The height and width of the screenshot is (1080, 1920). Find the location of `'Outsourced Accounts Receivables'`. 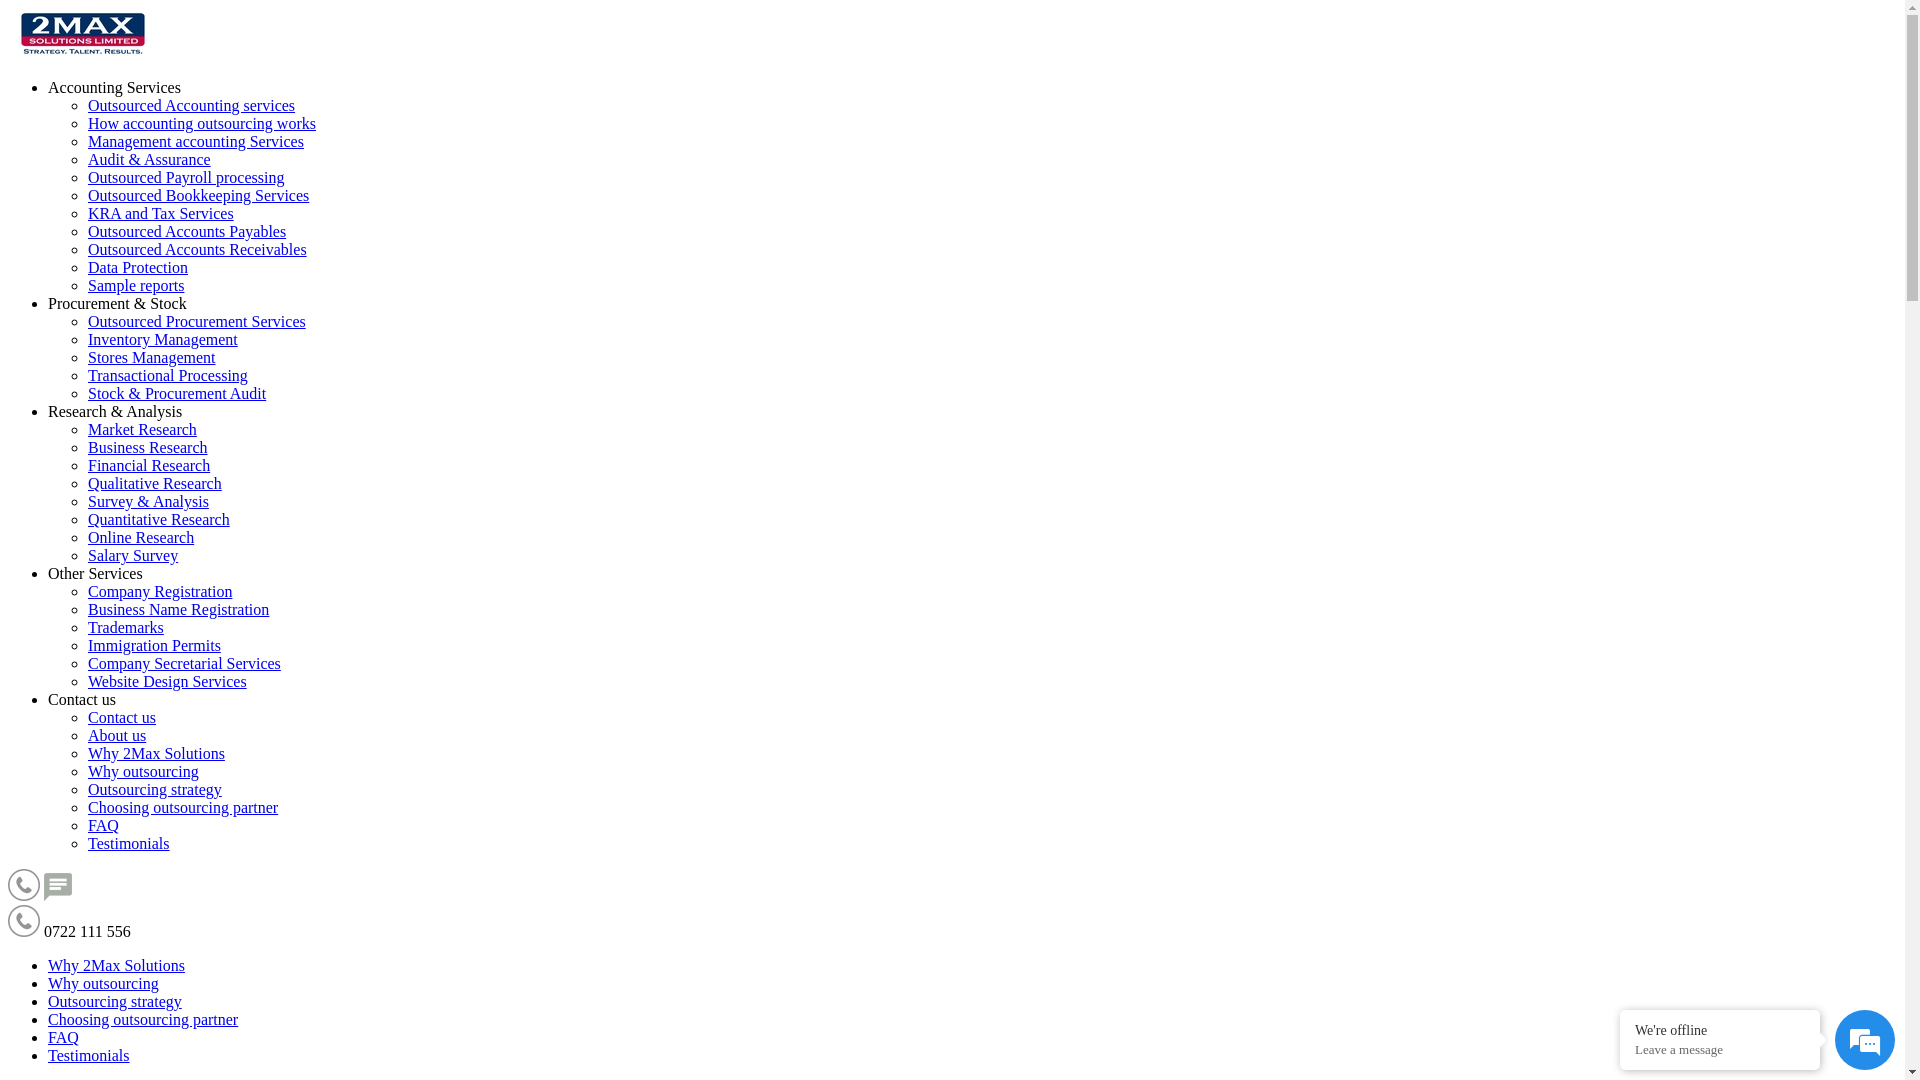

'Outsourced Accounts Receivables' is located at coordinates (197, 248).